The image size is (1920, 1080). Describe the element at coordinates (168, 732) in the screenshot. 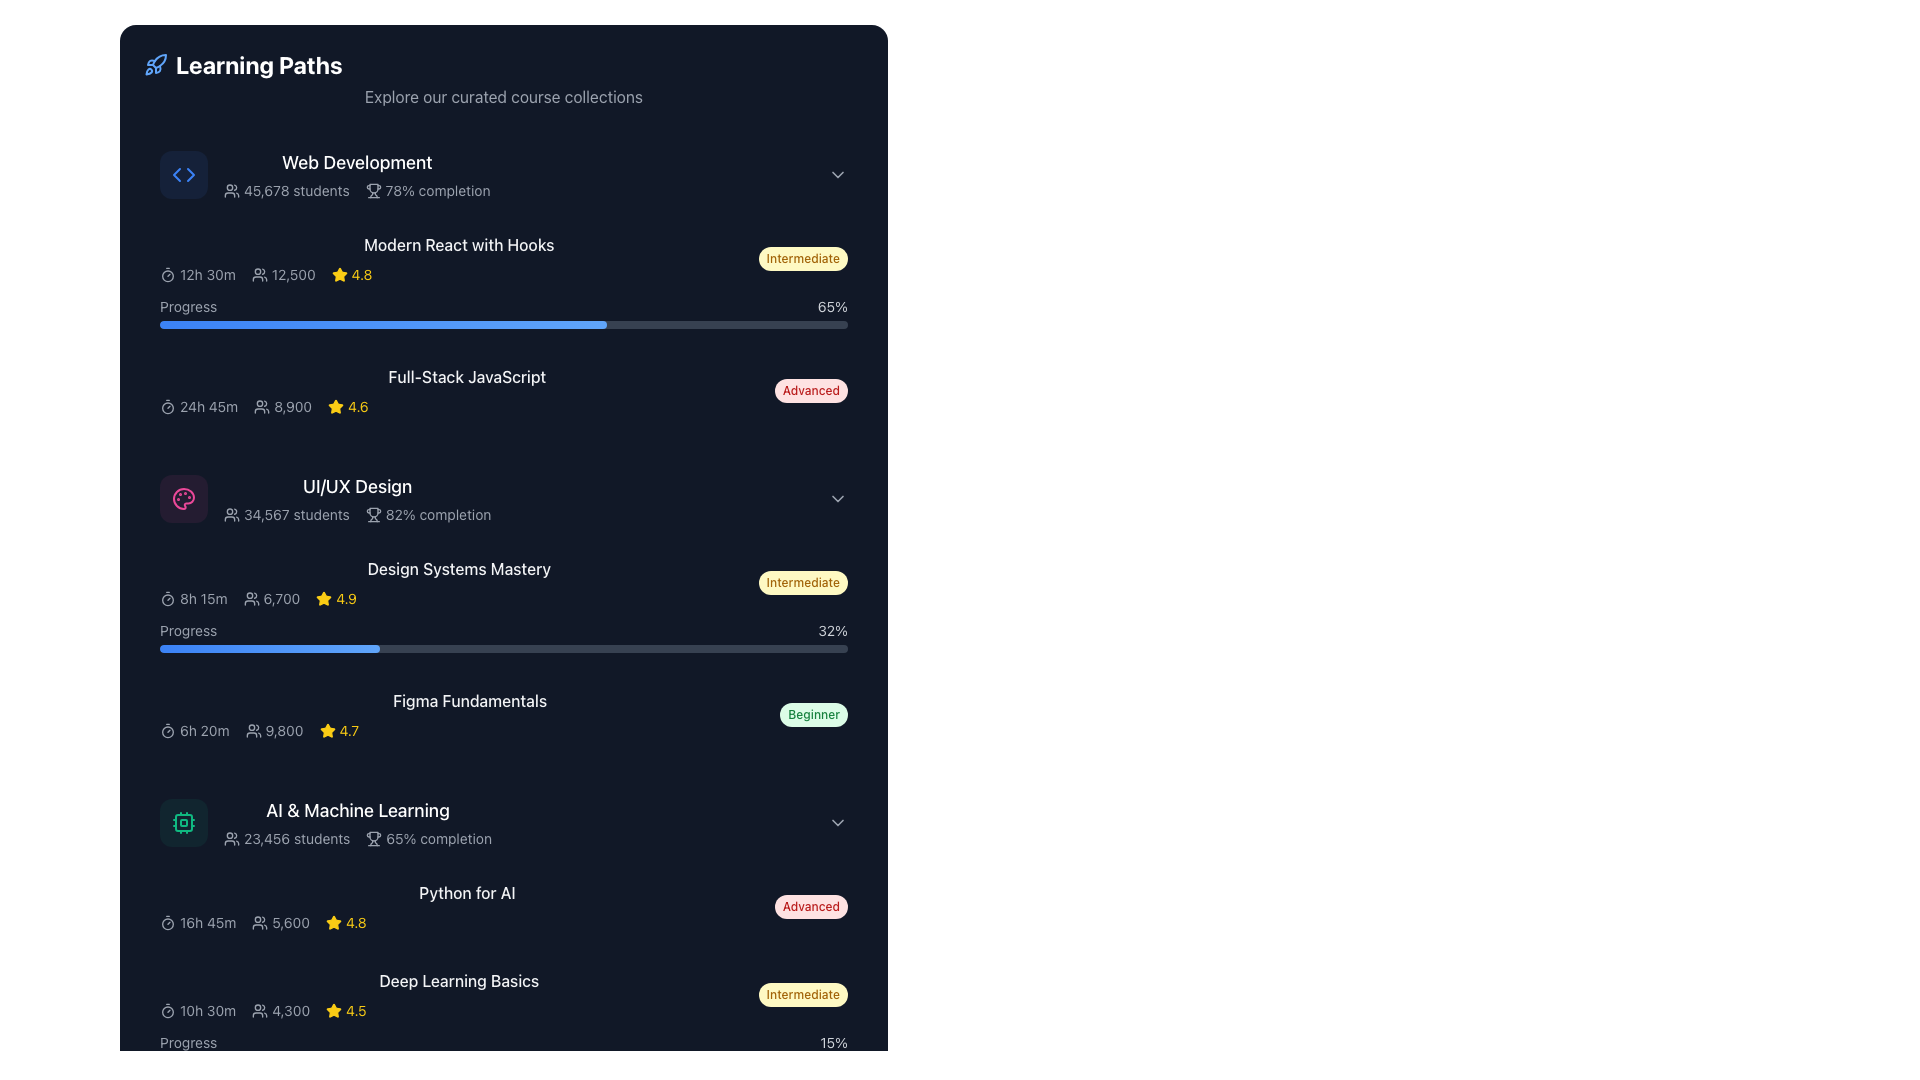

I see `the circular decorative component of the timer icon located to the left of the 'Figma Fundamentals' label in the UI/UX course section` at that location.